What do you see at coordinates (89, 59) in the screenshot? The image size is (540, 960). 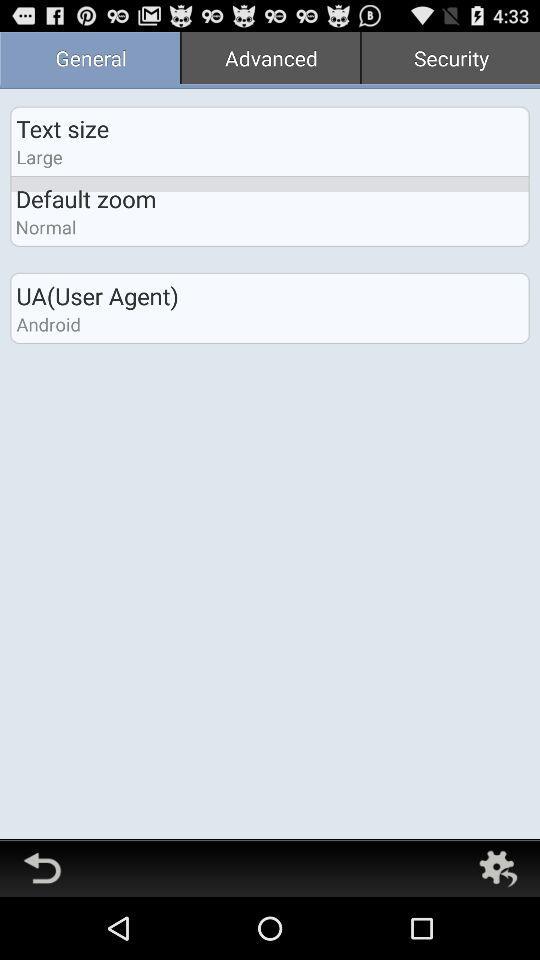 I see `general item` at bounding box center [89, 59].